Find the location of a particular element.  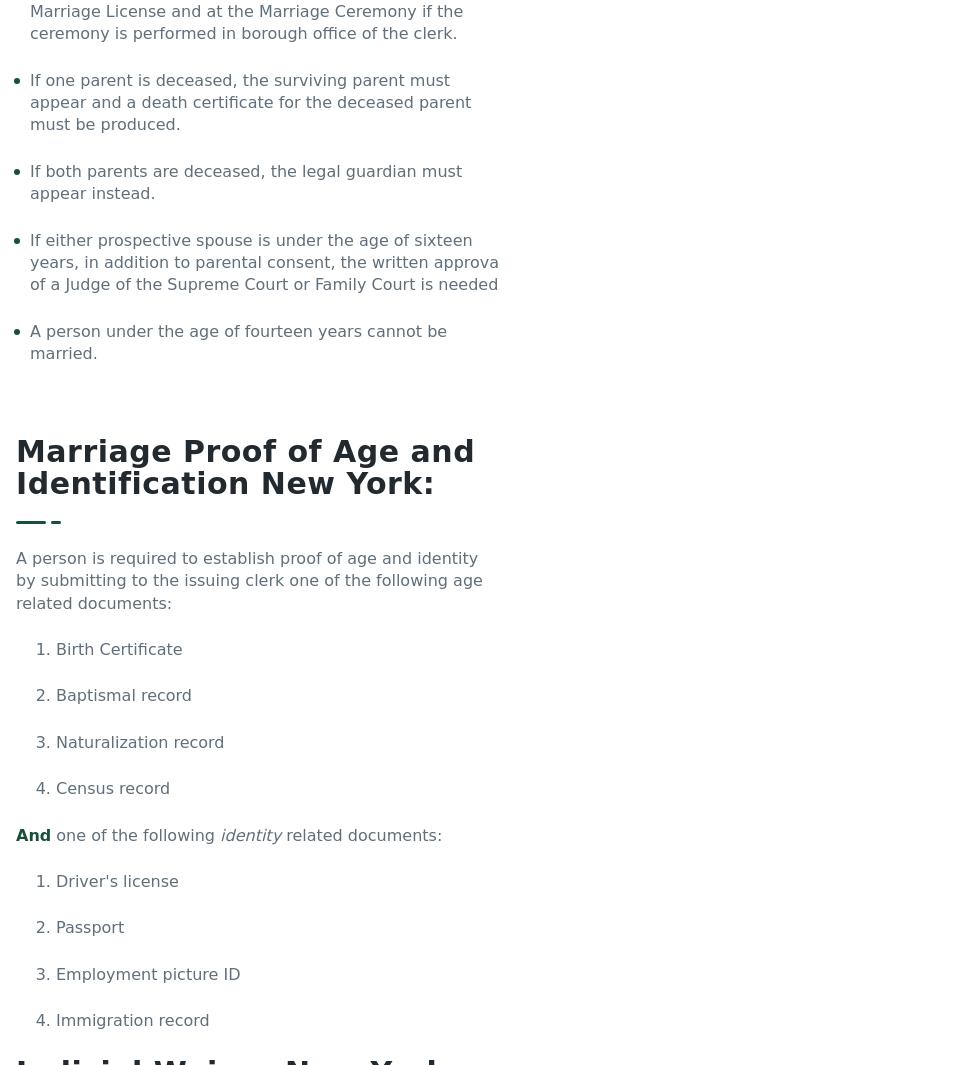

'A person is required to establish proof of age and identity by submitting to the issuing clerk one of the following age related documents:' is located at coordinates (16, 579).